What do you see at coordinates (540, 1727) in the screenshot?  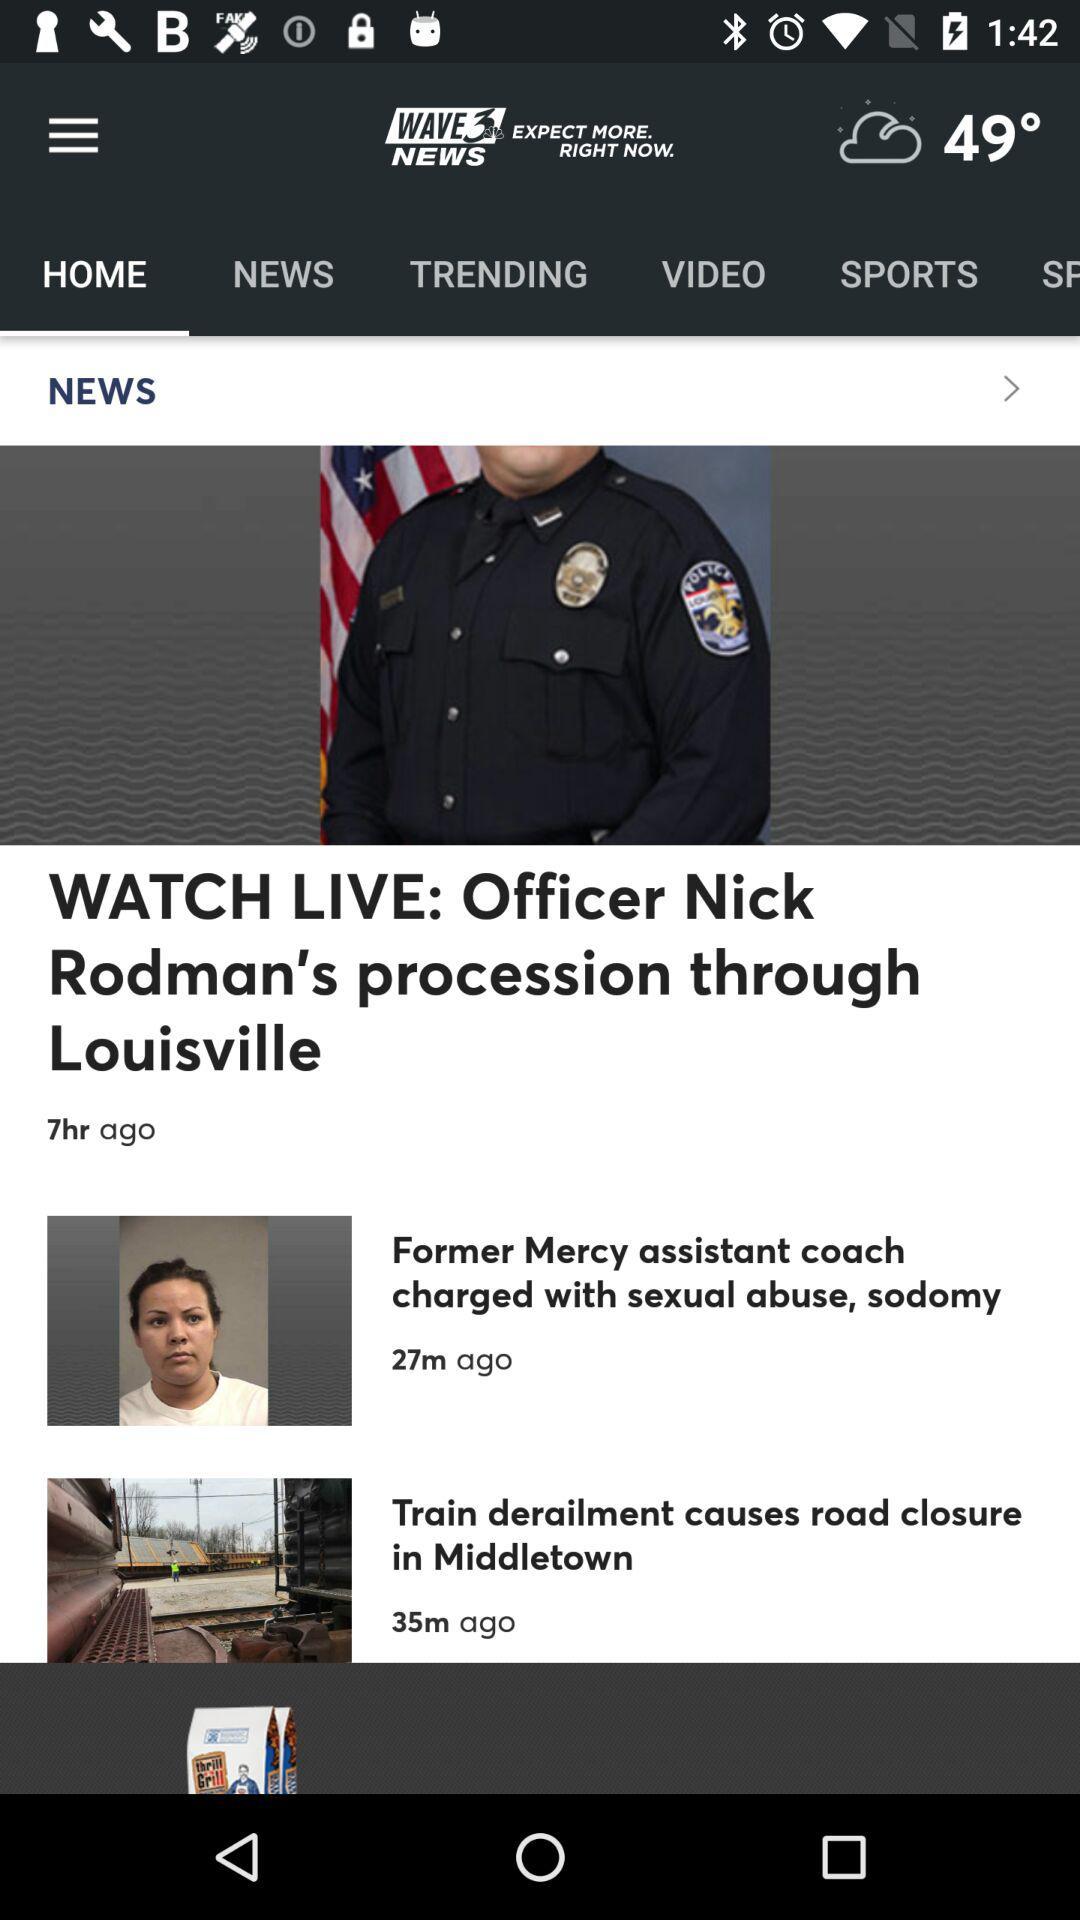 I see `advertisements` at bounding box center [540, 1727].